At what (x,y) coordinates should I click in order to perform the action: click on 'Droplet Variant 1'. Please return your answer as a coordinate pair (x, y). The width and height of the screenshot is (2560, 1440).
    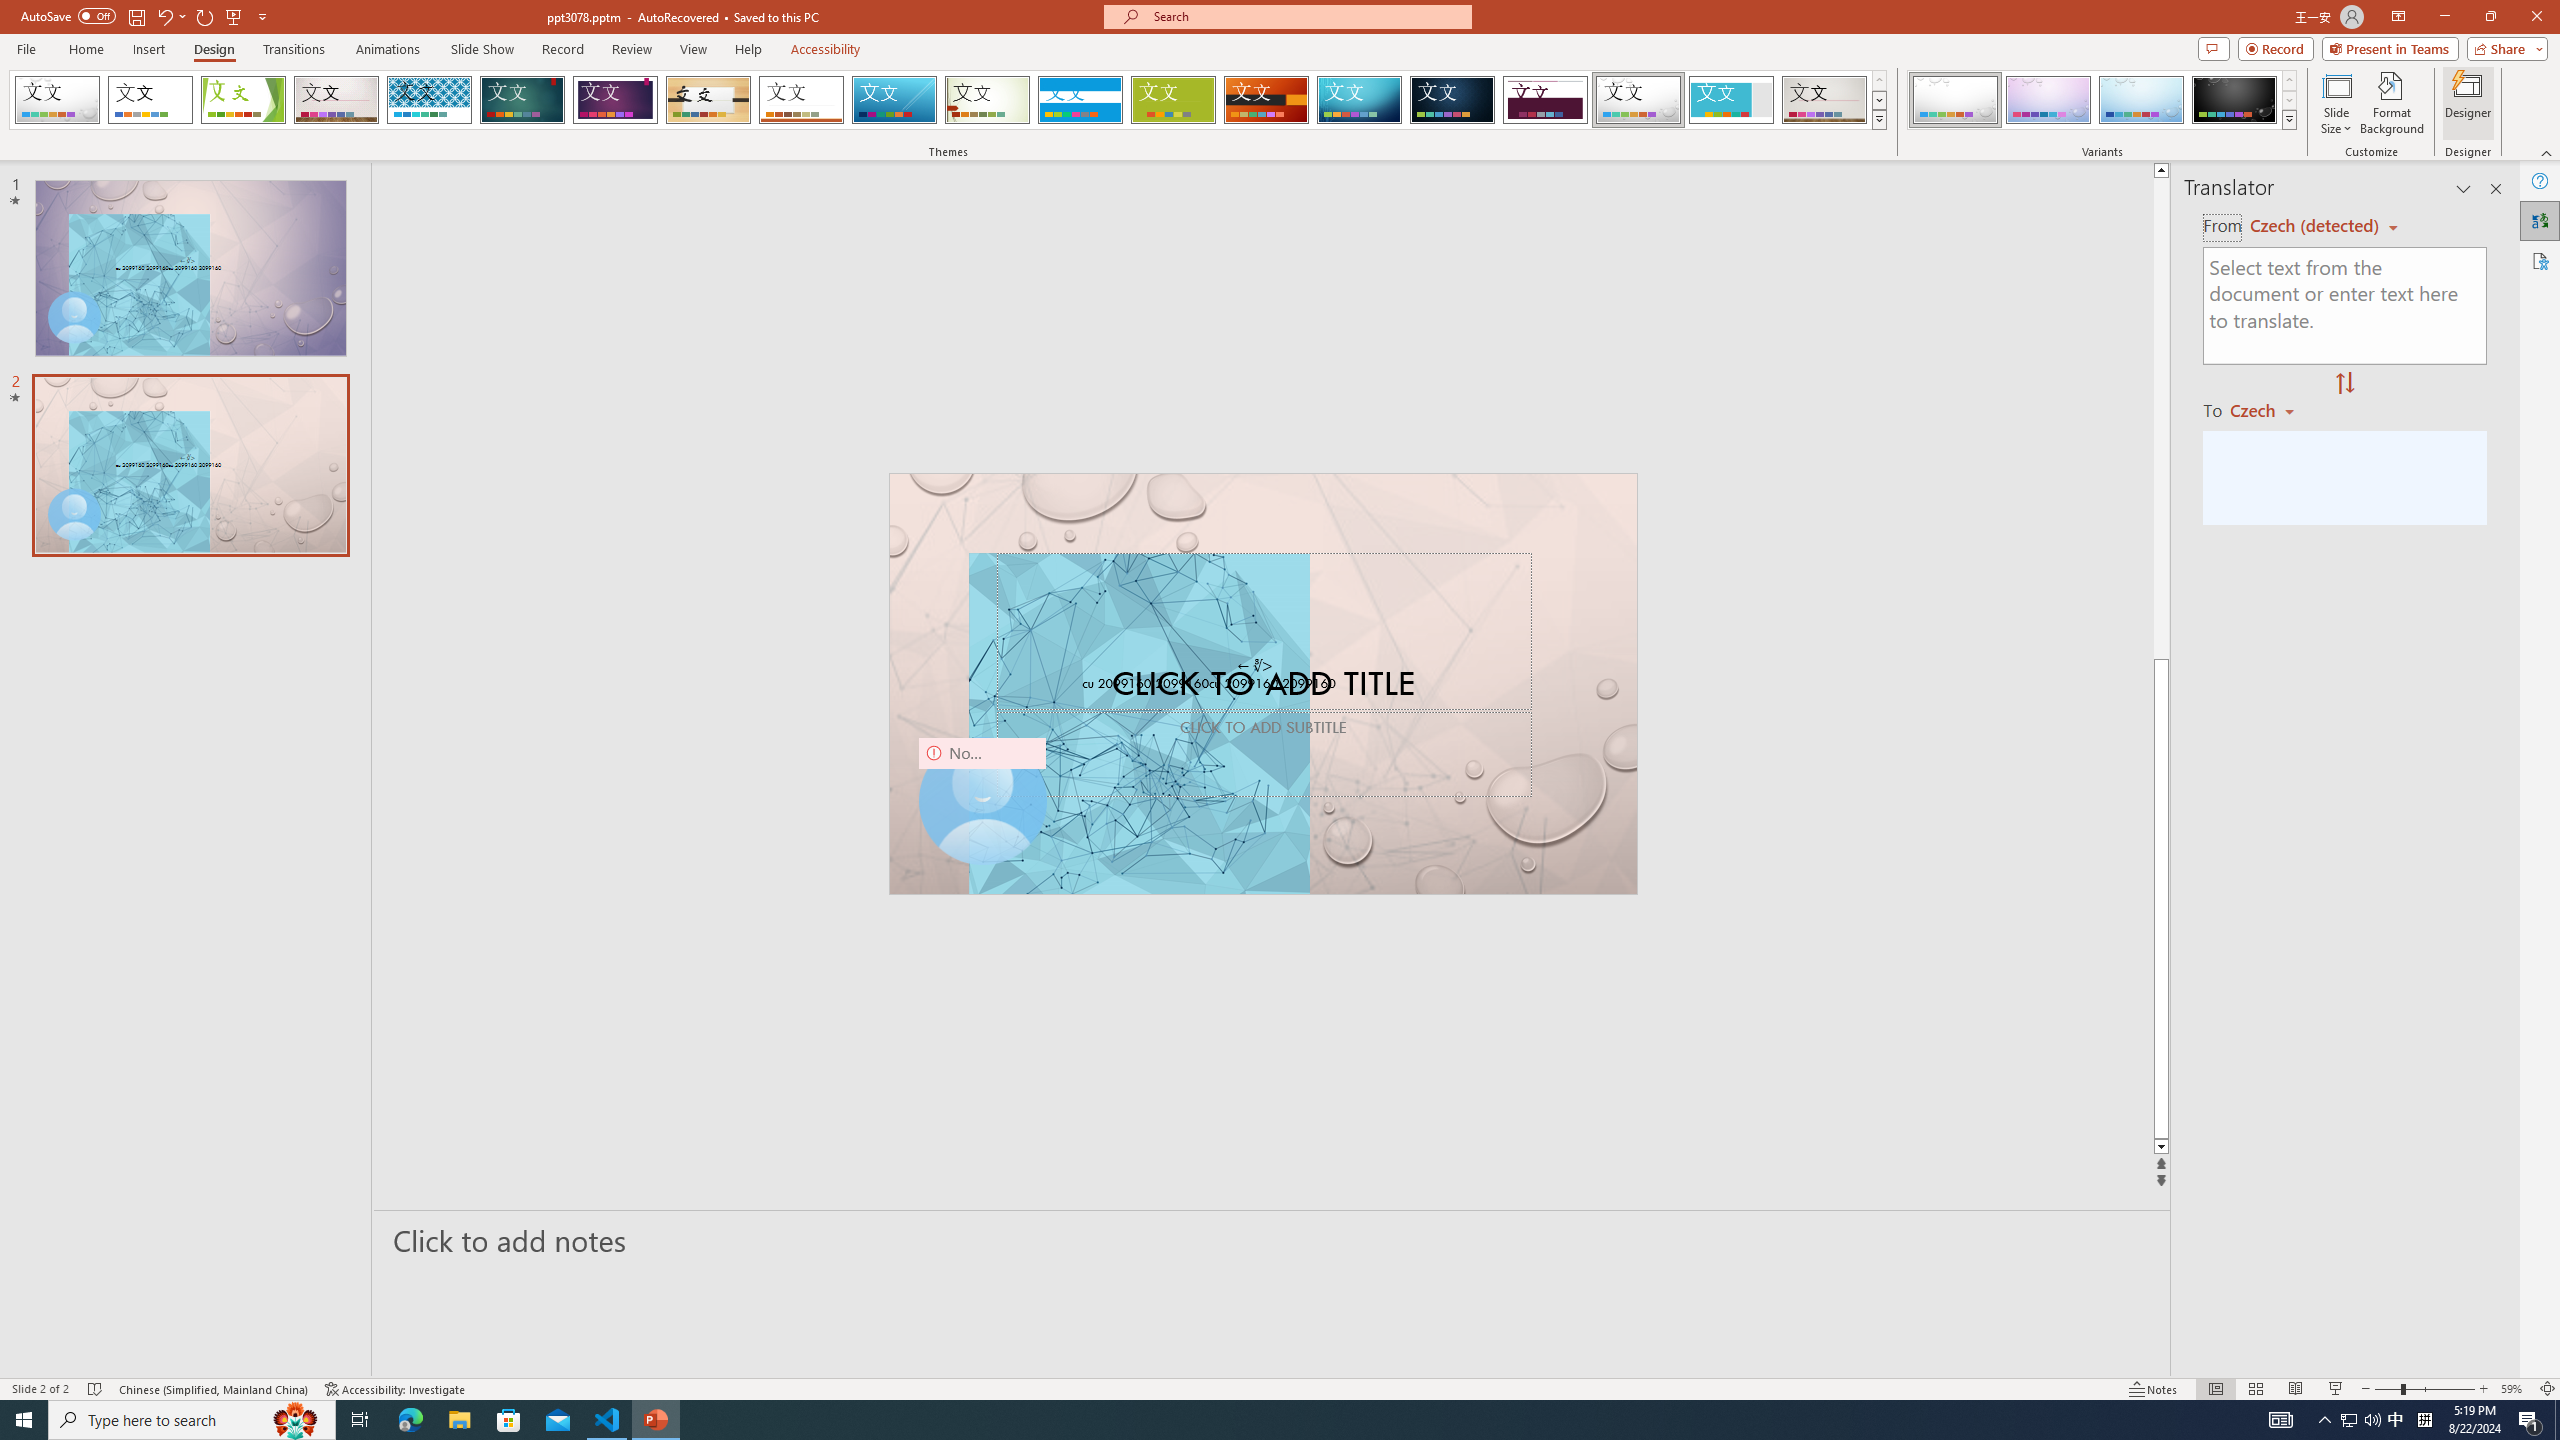
    Looking at the image, I should click on (1954, 99).